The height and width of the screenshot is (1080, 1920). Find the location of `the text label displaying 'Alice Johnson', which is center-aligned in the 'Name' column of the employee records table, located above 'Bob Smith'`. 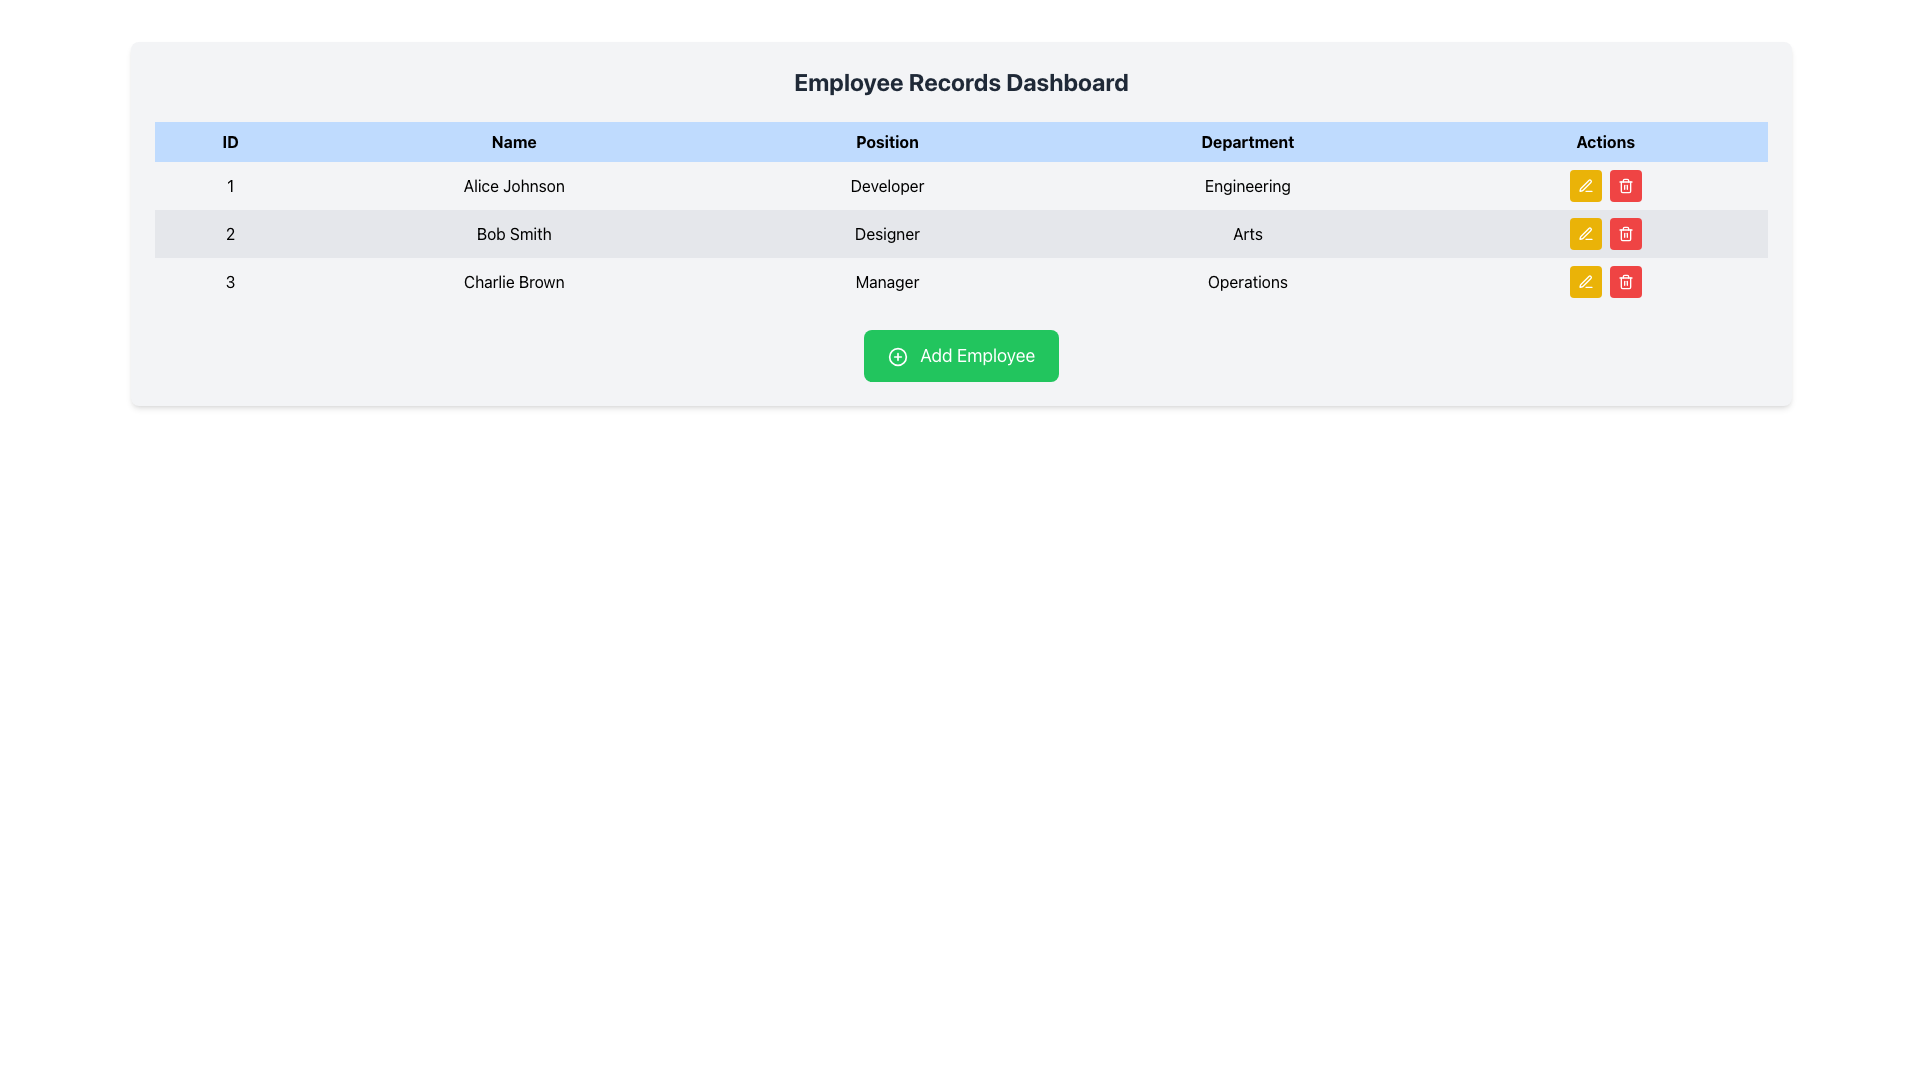

the text label displaying 'Alice Johnson', which is center-aligned in the 'Name' column of the employee records table, located above 'Bob Smith' is located at coordinates (514, 185).